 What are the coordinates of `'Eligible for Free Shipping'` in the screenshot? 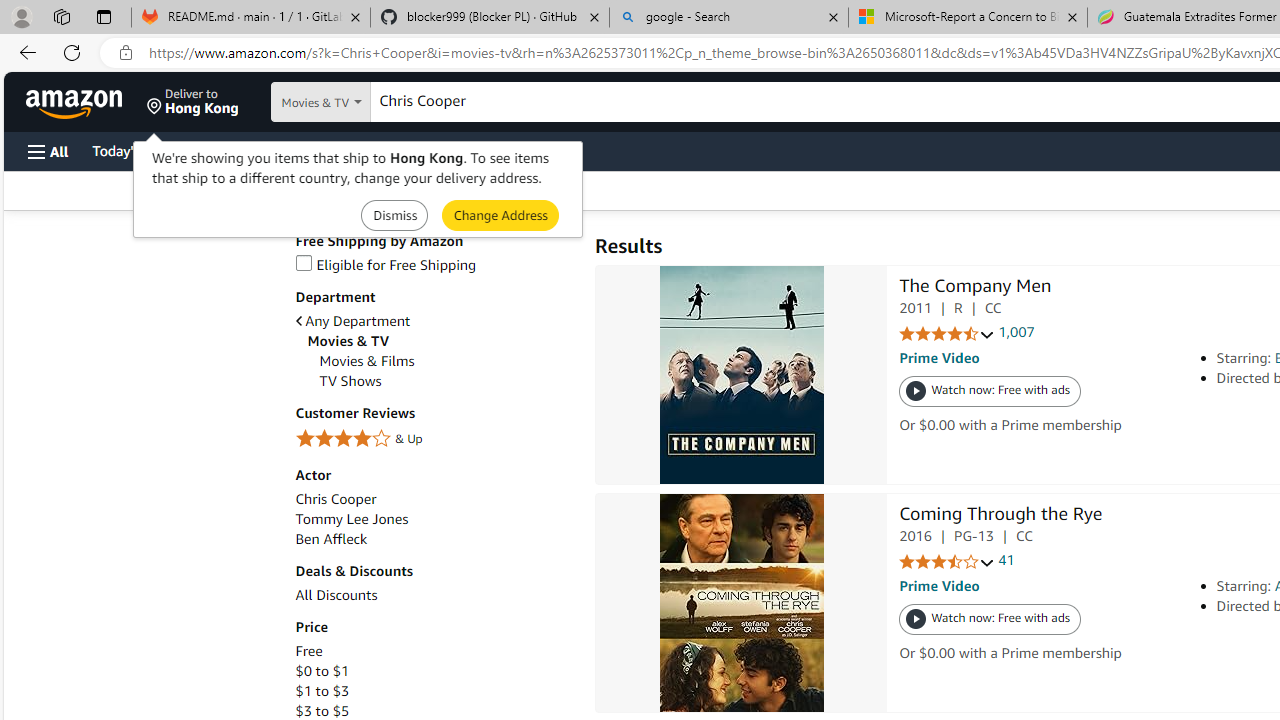 It's located at (385, 263).